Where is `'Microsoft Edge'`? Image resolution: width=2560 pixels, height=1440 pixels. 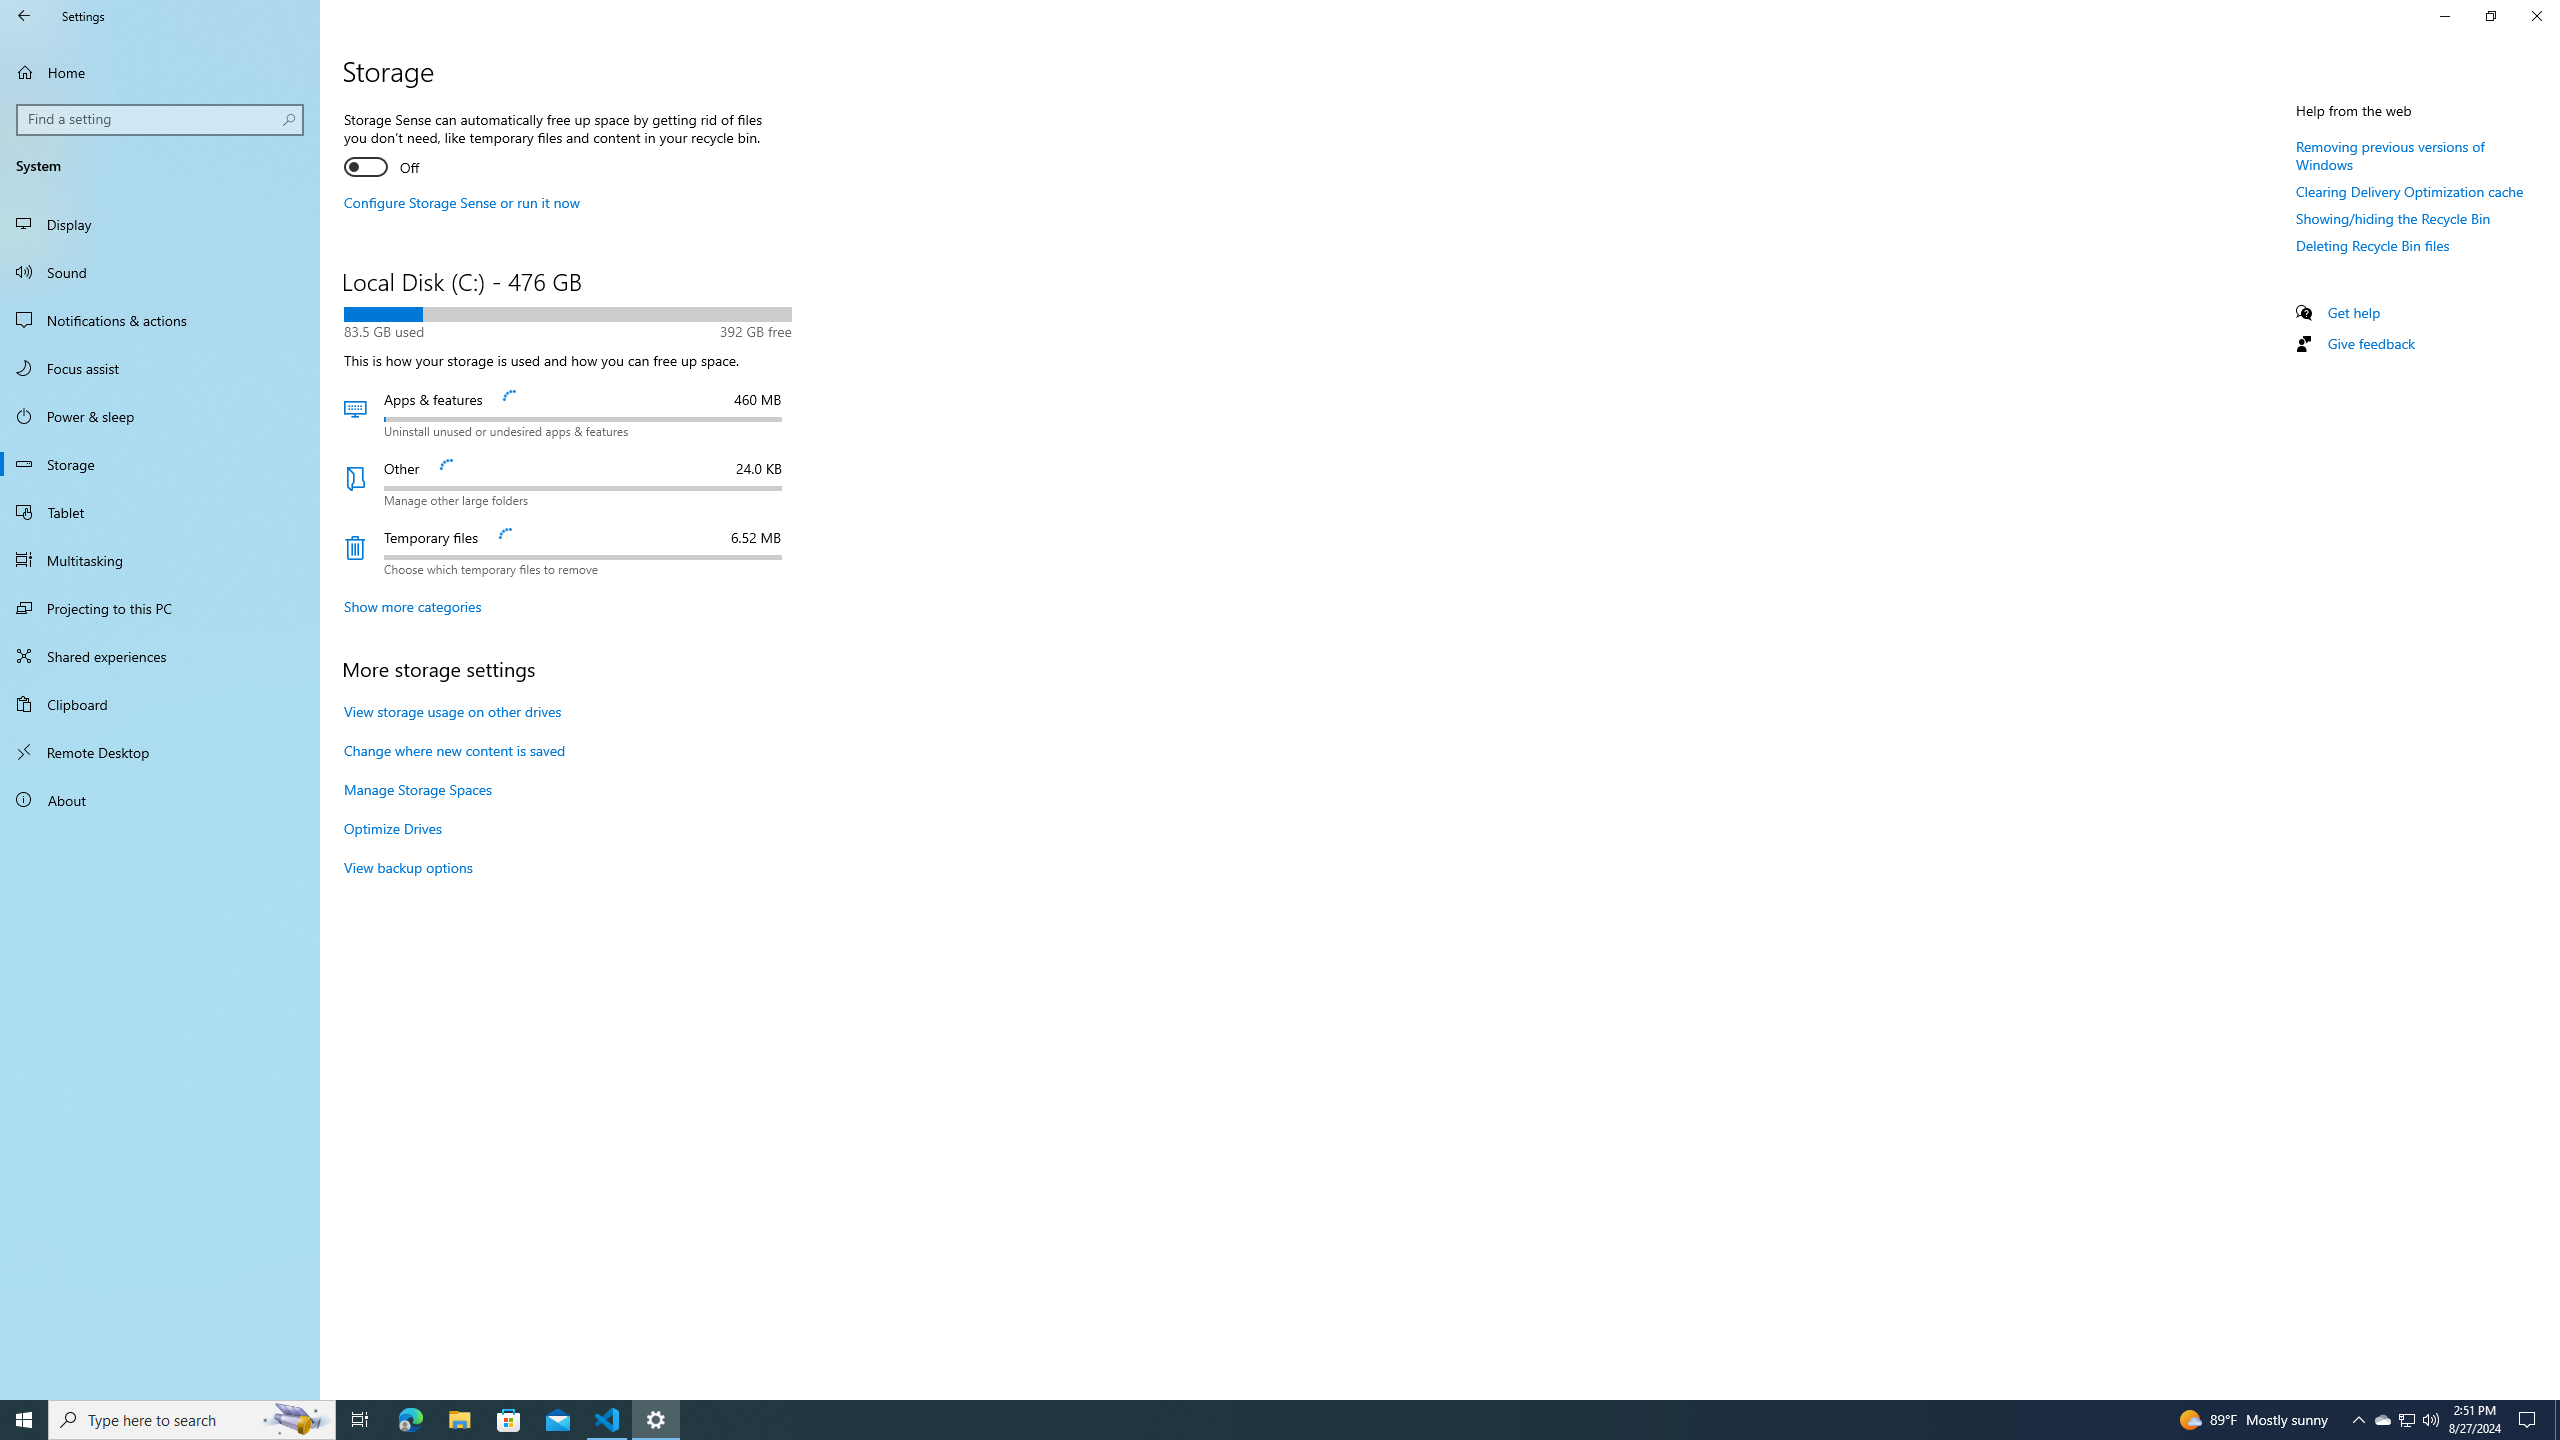
'Microsoft Edge' is located at coordinates (409, 1418).